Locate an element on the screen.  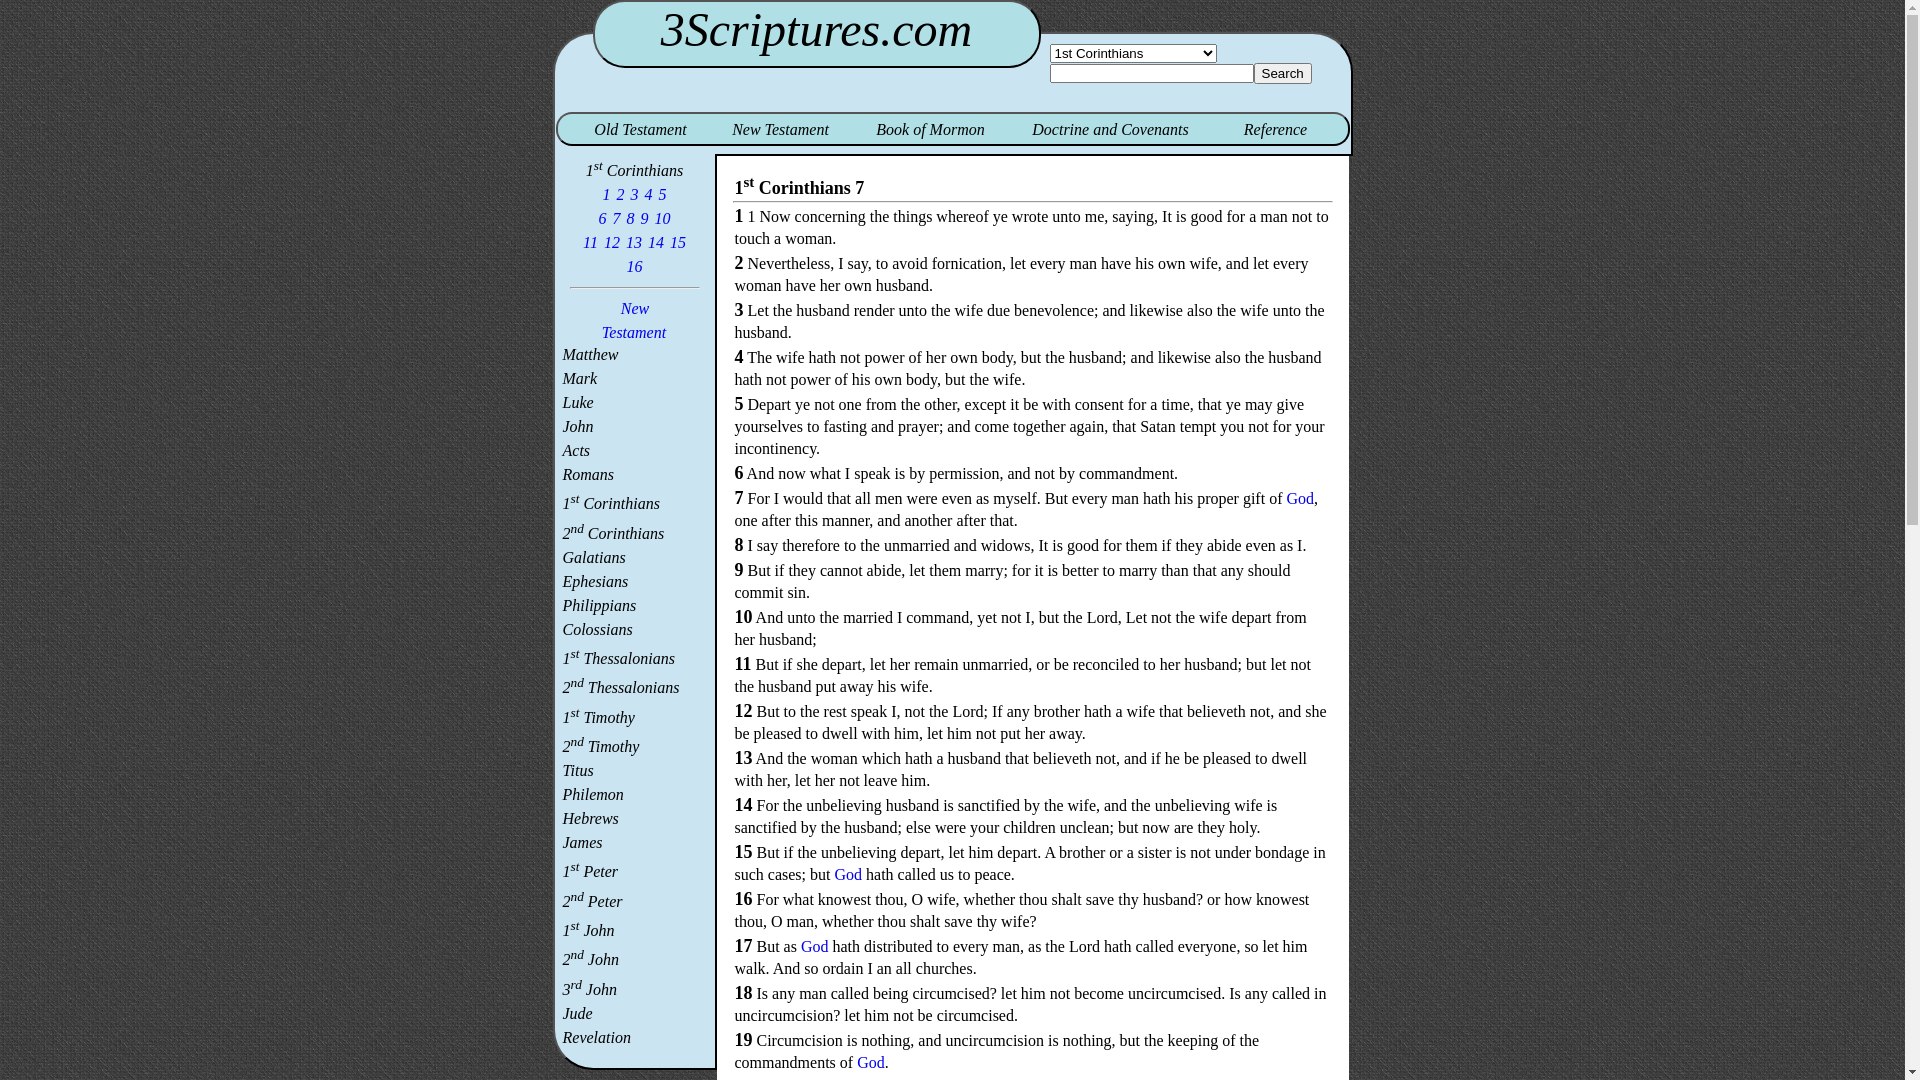
'Search' is located at coordinates (1282, 72).